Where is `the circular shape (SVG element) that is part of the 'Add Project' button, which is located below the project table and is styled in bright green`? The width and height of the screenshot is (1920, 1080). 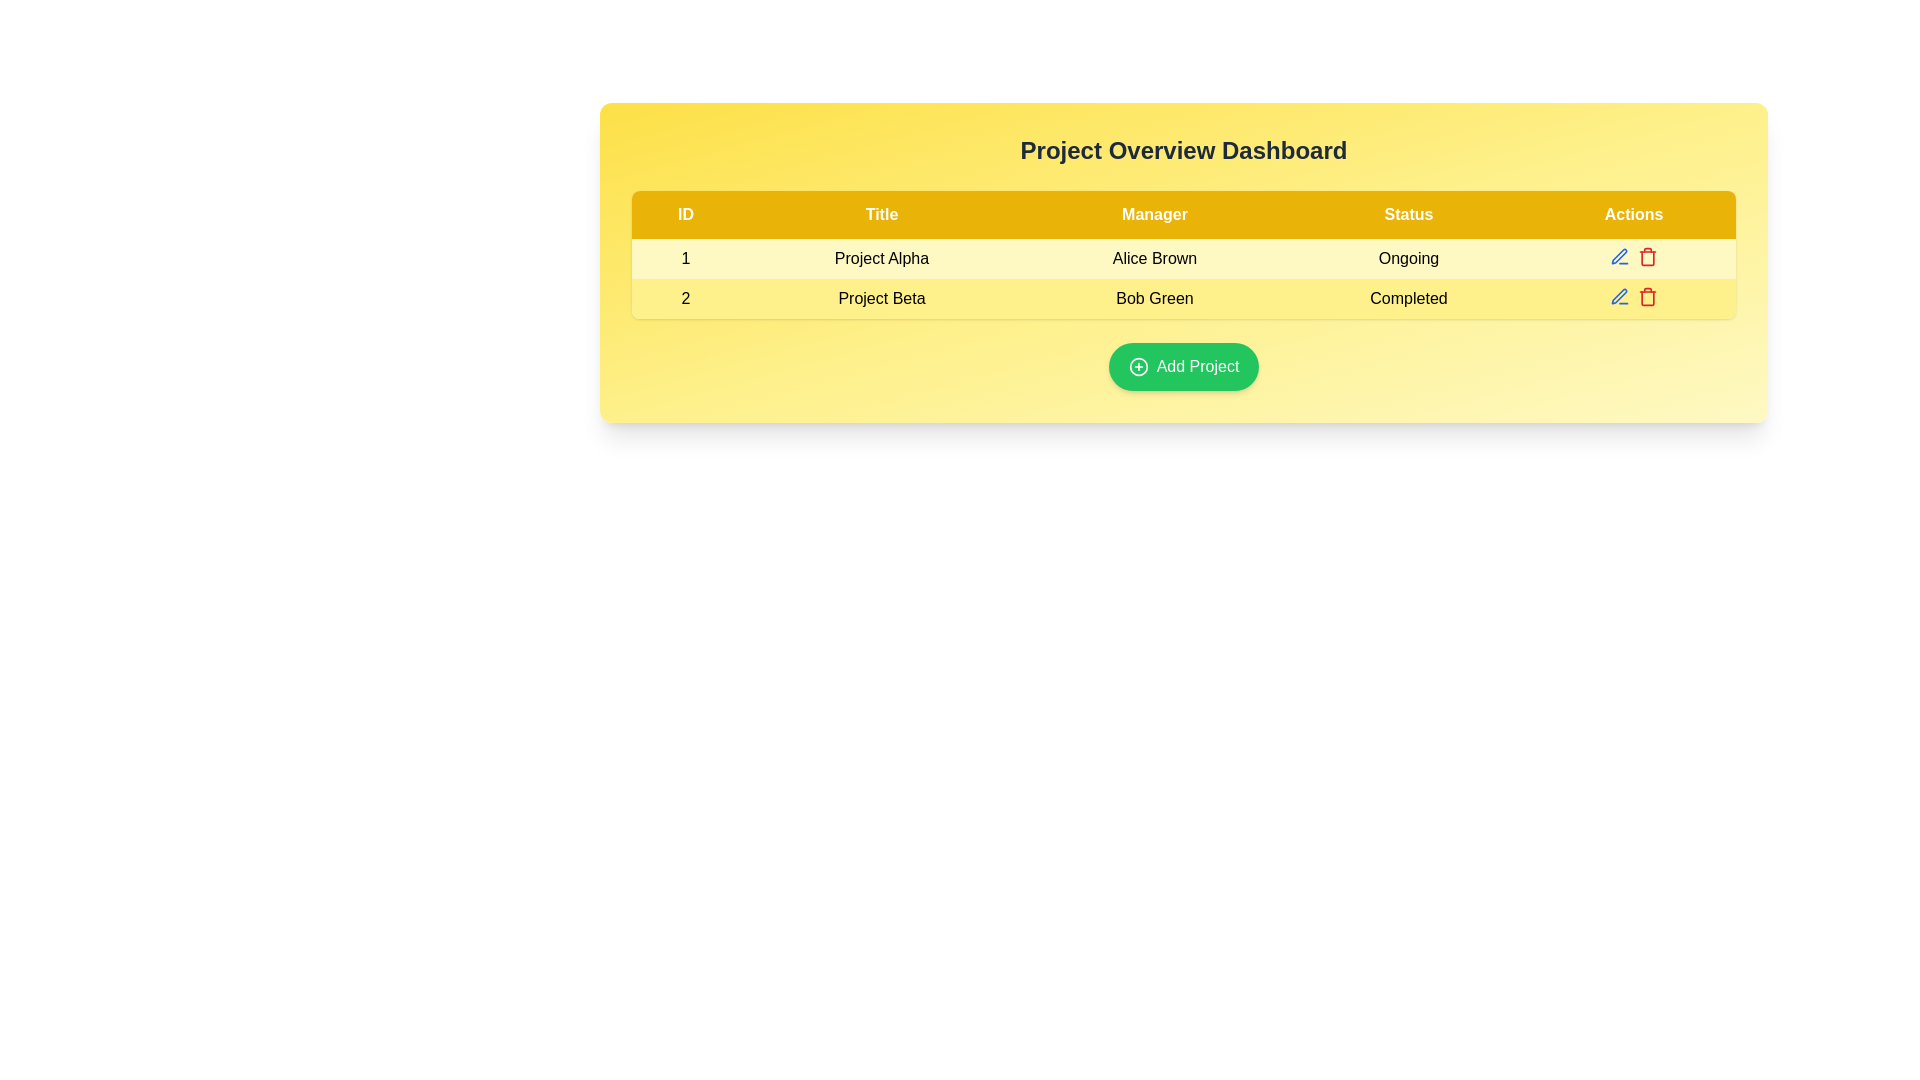
the circular shape (SVG element) that is part of the 'Add Project' button, which is located below the project table and is styled in bright green is located at coordinates (1138, 366).